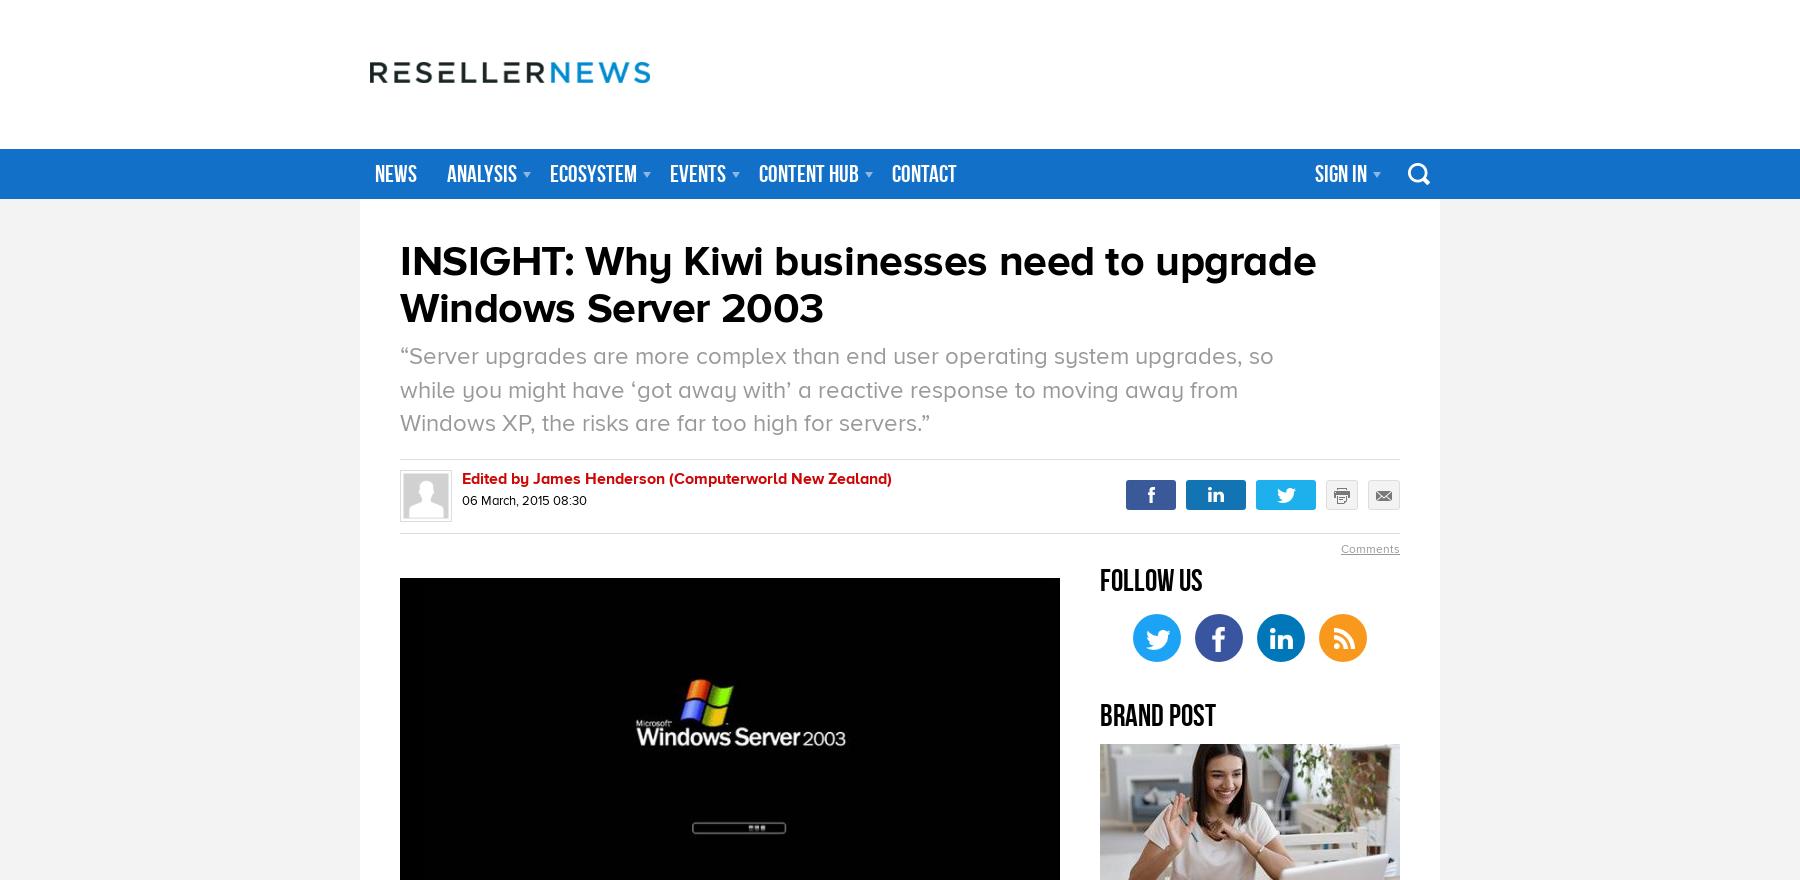 The width and height of the screenshot is (1800, 880). What do you see at coordinates (461, 479) in the screenshot?
I see `'Edited by James Henderson (Computerworld New Zealand)'` at bounding box center [461, 479].